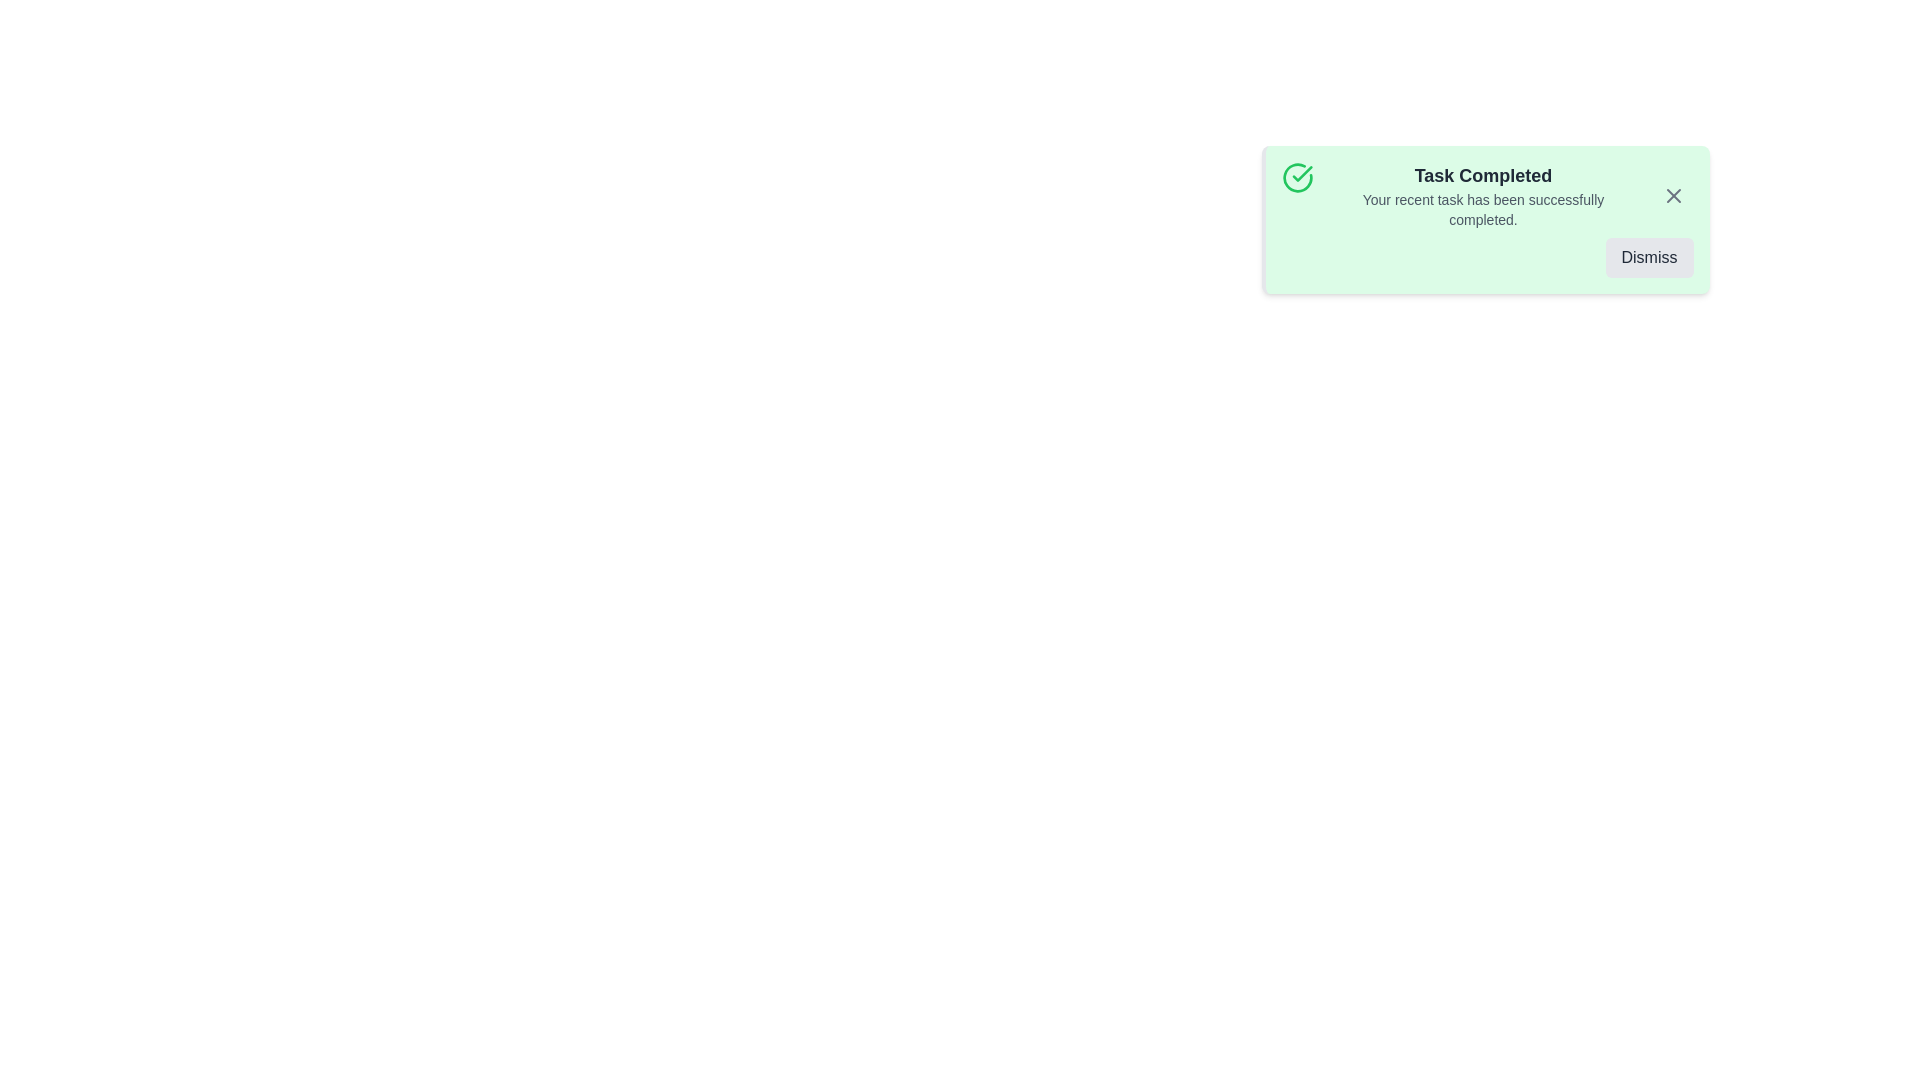  I want to click on the dismiss button located in the bottom-right corner of the notification panel with a green background and a 'Task Completed' title, so click(1649, 257).